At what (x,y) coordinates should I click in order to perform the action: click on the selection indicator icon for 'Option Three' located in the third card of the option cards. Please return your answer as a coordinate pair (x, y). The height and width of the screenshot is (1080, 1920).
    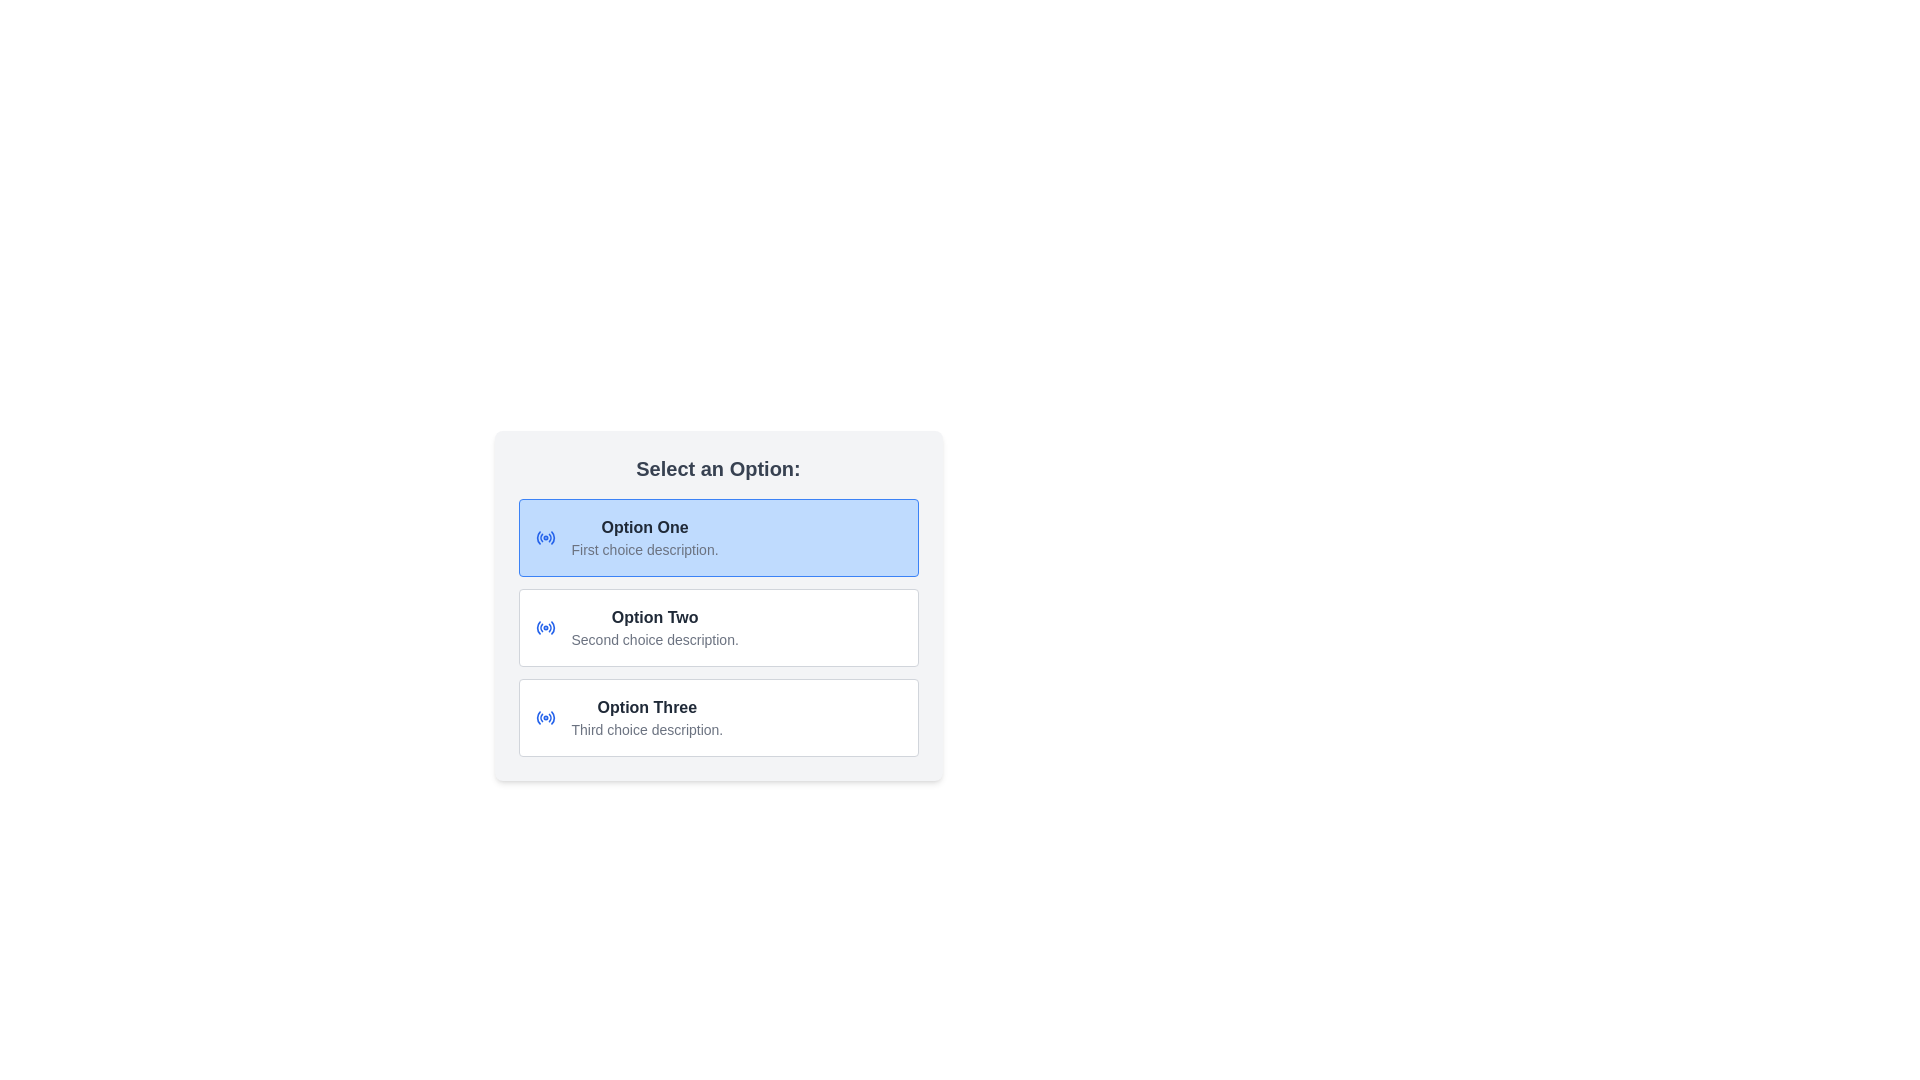
    Looking at the image, I should click on (545, 716).